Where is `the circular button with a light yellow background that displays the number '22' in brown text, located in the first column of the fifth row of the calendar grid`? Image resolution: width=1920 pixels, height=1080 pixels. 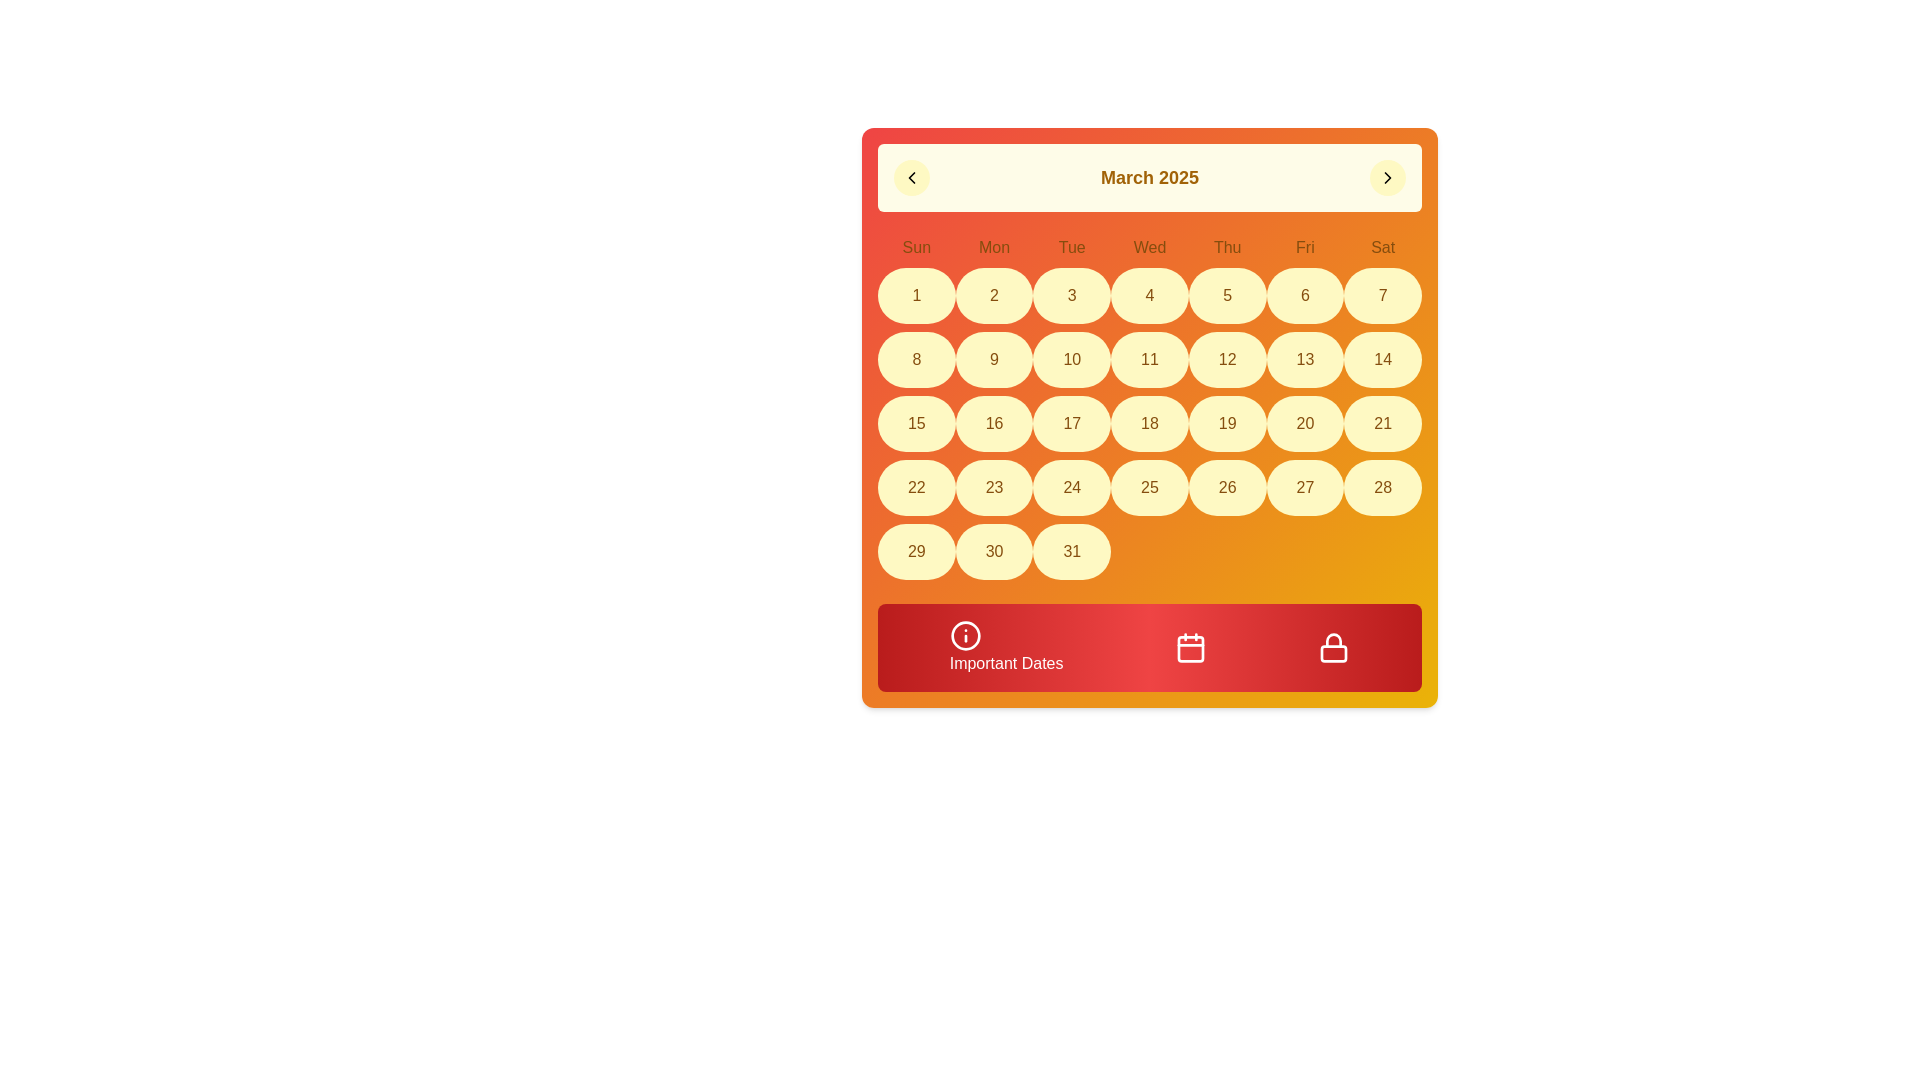
the circular button with a light yellow background that displays the number '22' in brown text, located in the first column of the fifth row of the calendar grid is located at coordinates (915, 488).